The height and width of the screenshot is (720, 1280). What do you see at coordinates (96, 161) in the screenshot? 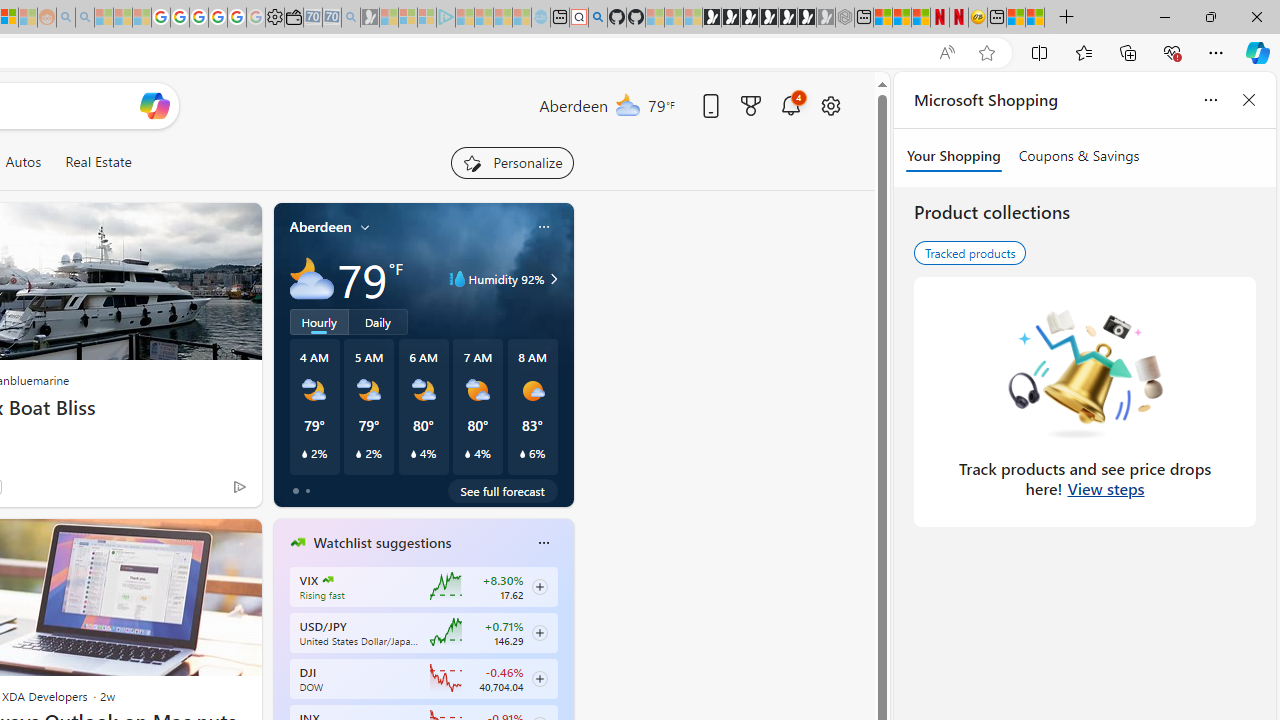
I see `'Real Estate'` at bounding box center [96, 161].